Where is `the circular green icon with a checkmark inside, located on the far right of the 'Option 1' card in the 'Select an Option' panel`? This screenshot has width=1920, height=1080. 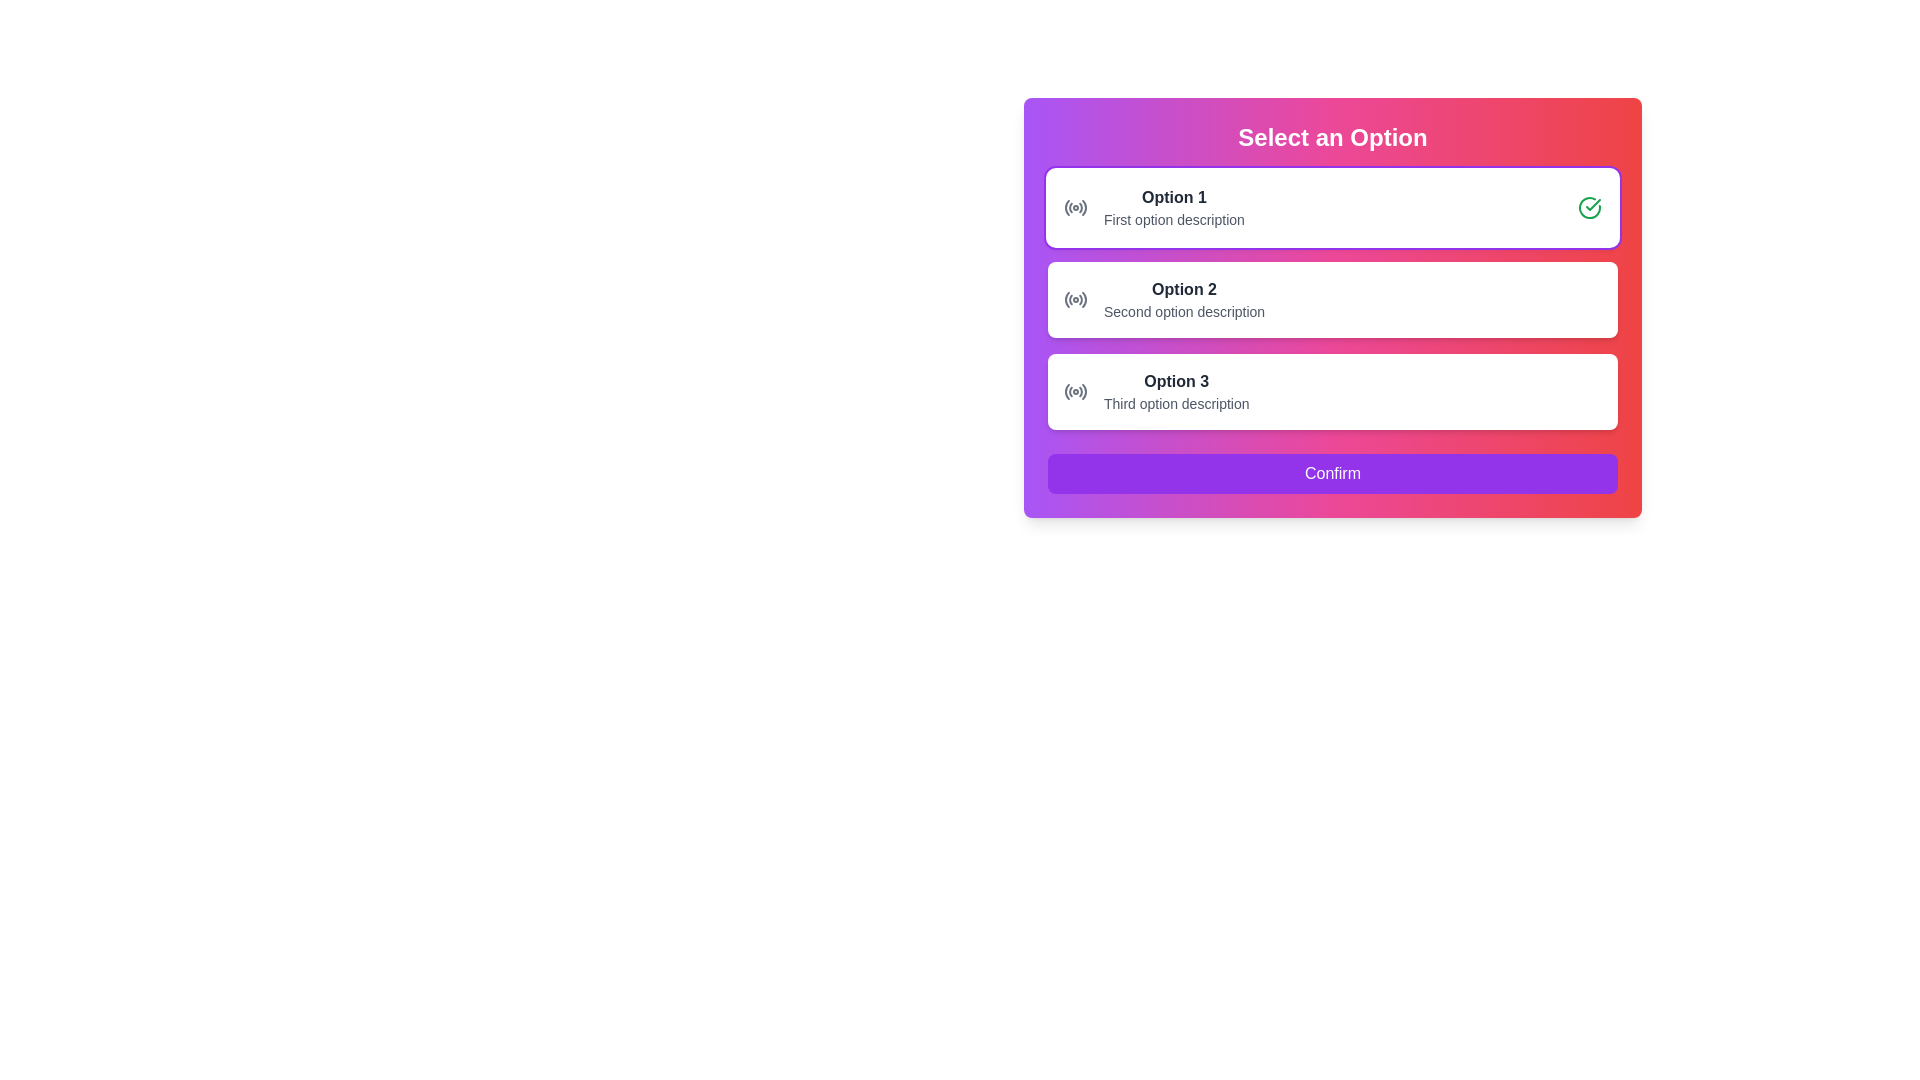 the circular green icon with a checkmark inside, located on the far right of the 'Option 1' card in the 'Select an Option' panel is located at coordinates (1588, 208).